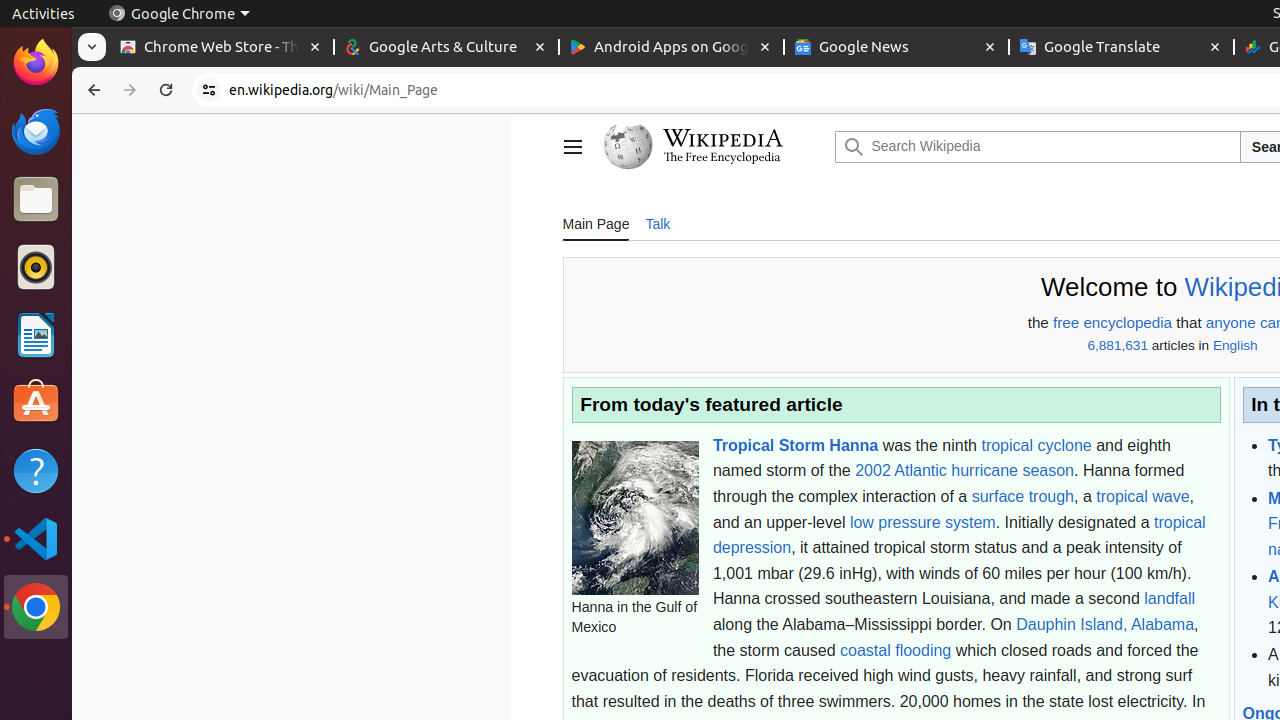  I want to click on 'Google Arts & Culture - Memory usage - 122 MB', so click(445, 46).